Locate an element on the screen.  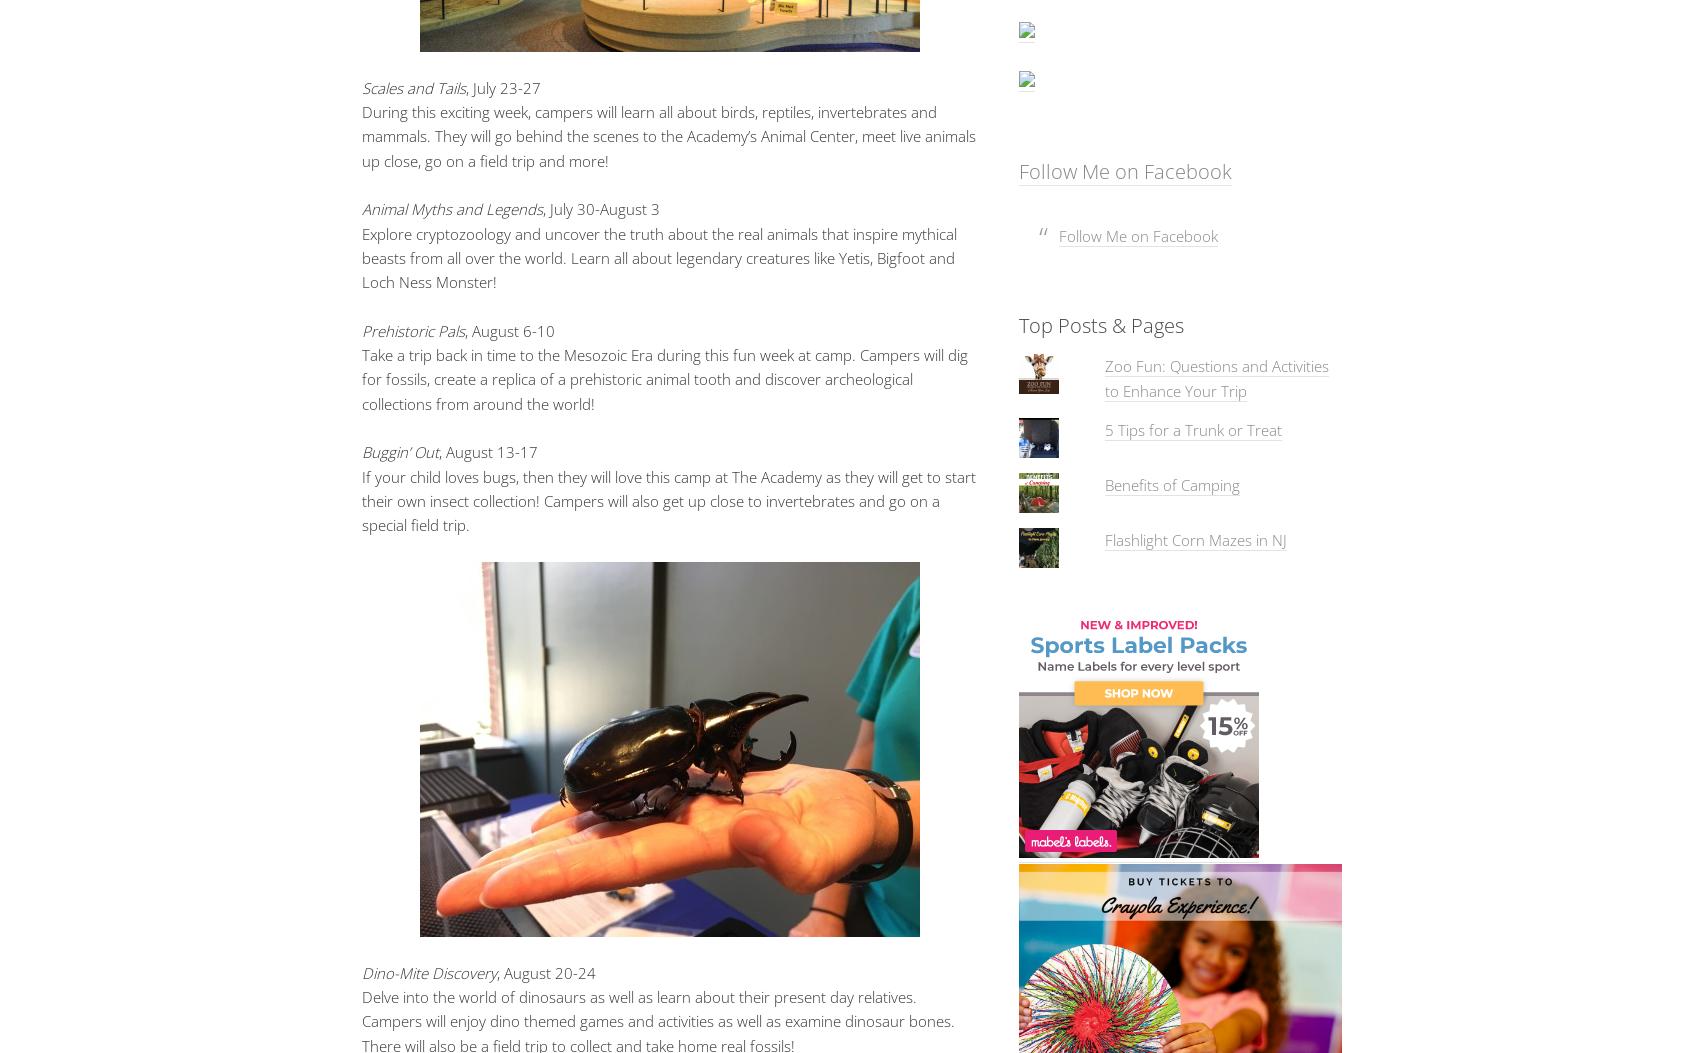
'If your child loves bugs, then they will love this camp at The Academy as they will get to start their own insect collection! Campers will also get up close to invertebrates and go on a special field trip.' is located at coordinates (667, 500).